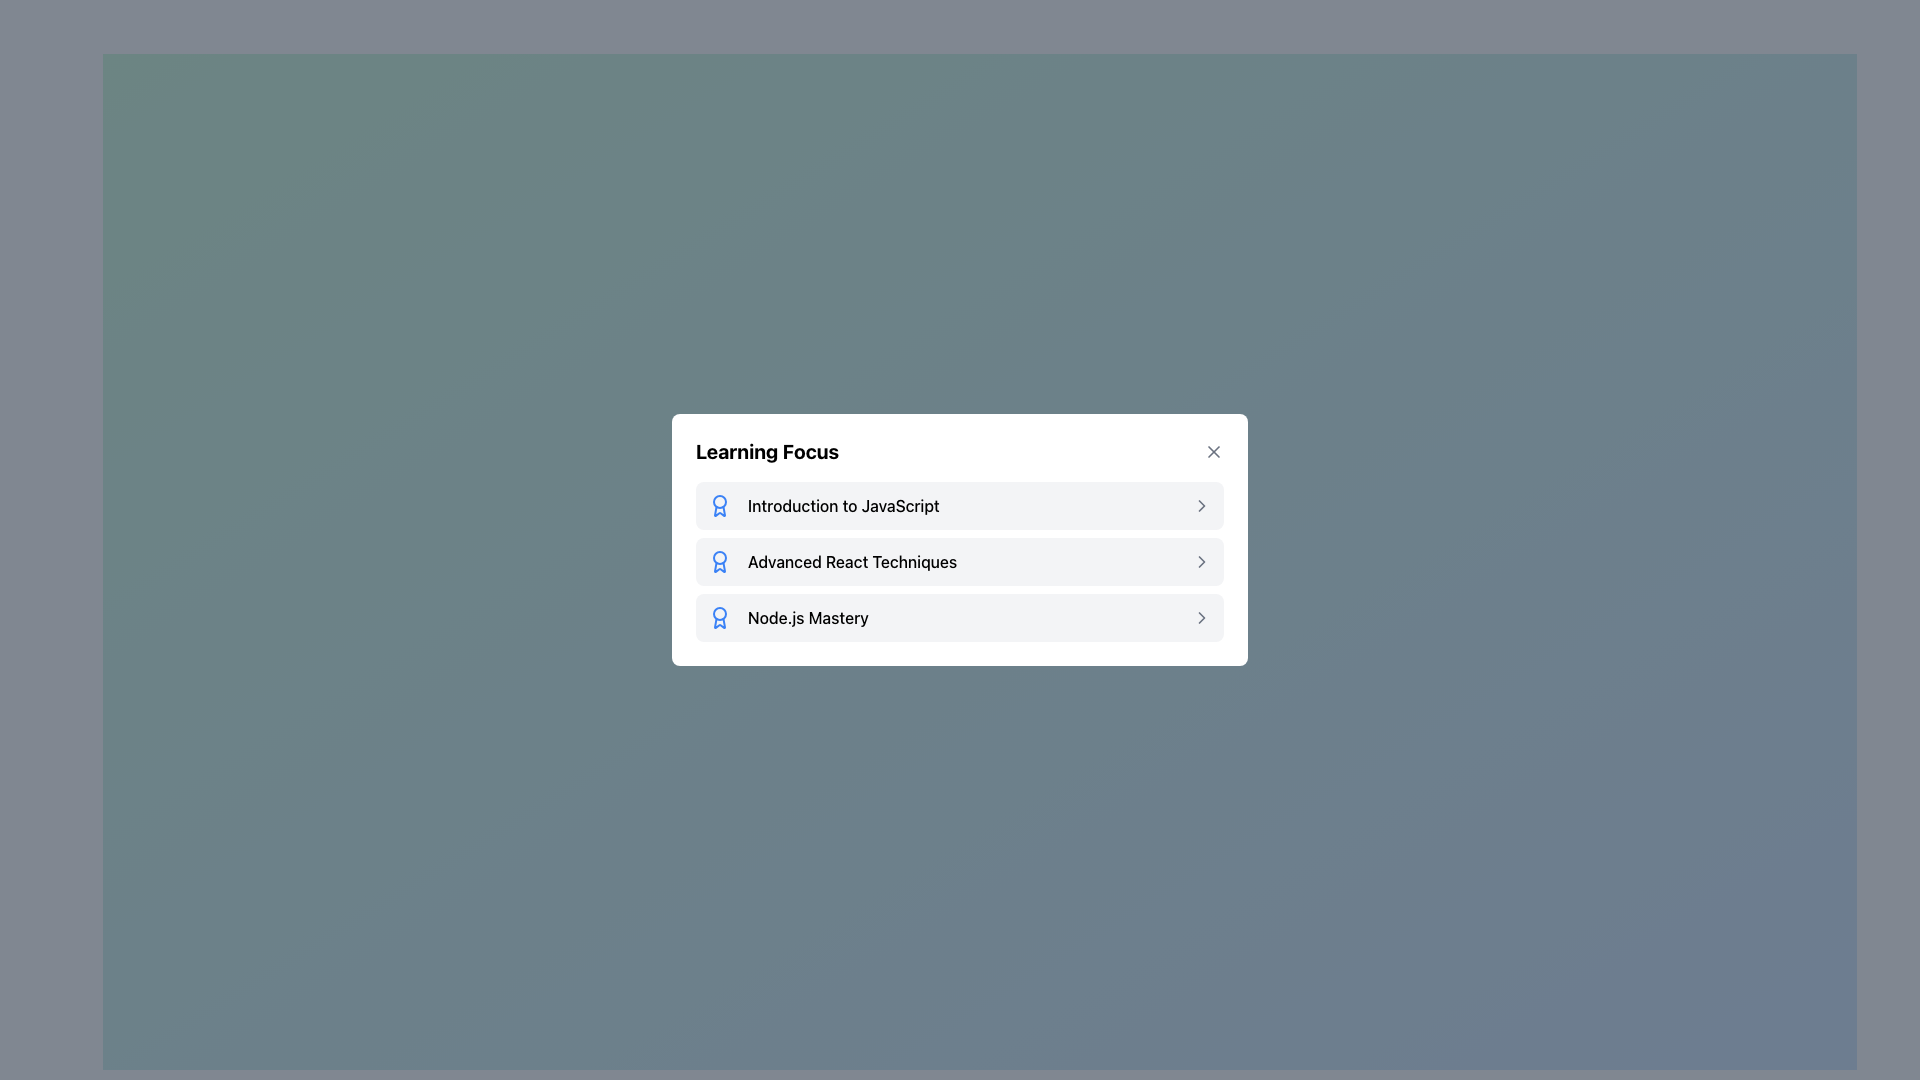 The height and width of the screenshot is (1080, 1920). I want to click on the close button located in the top-right corner of the 'Learning Focus' card, so click(1213, 451).